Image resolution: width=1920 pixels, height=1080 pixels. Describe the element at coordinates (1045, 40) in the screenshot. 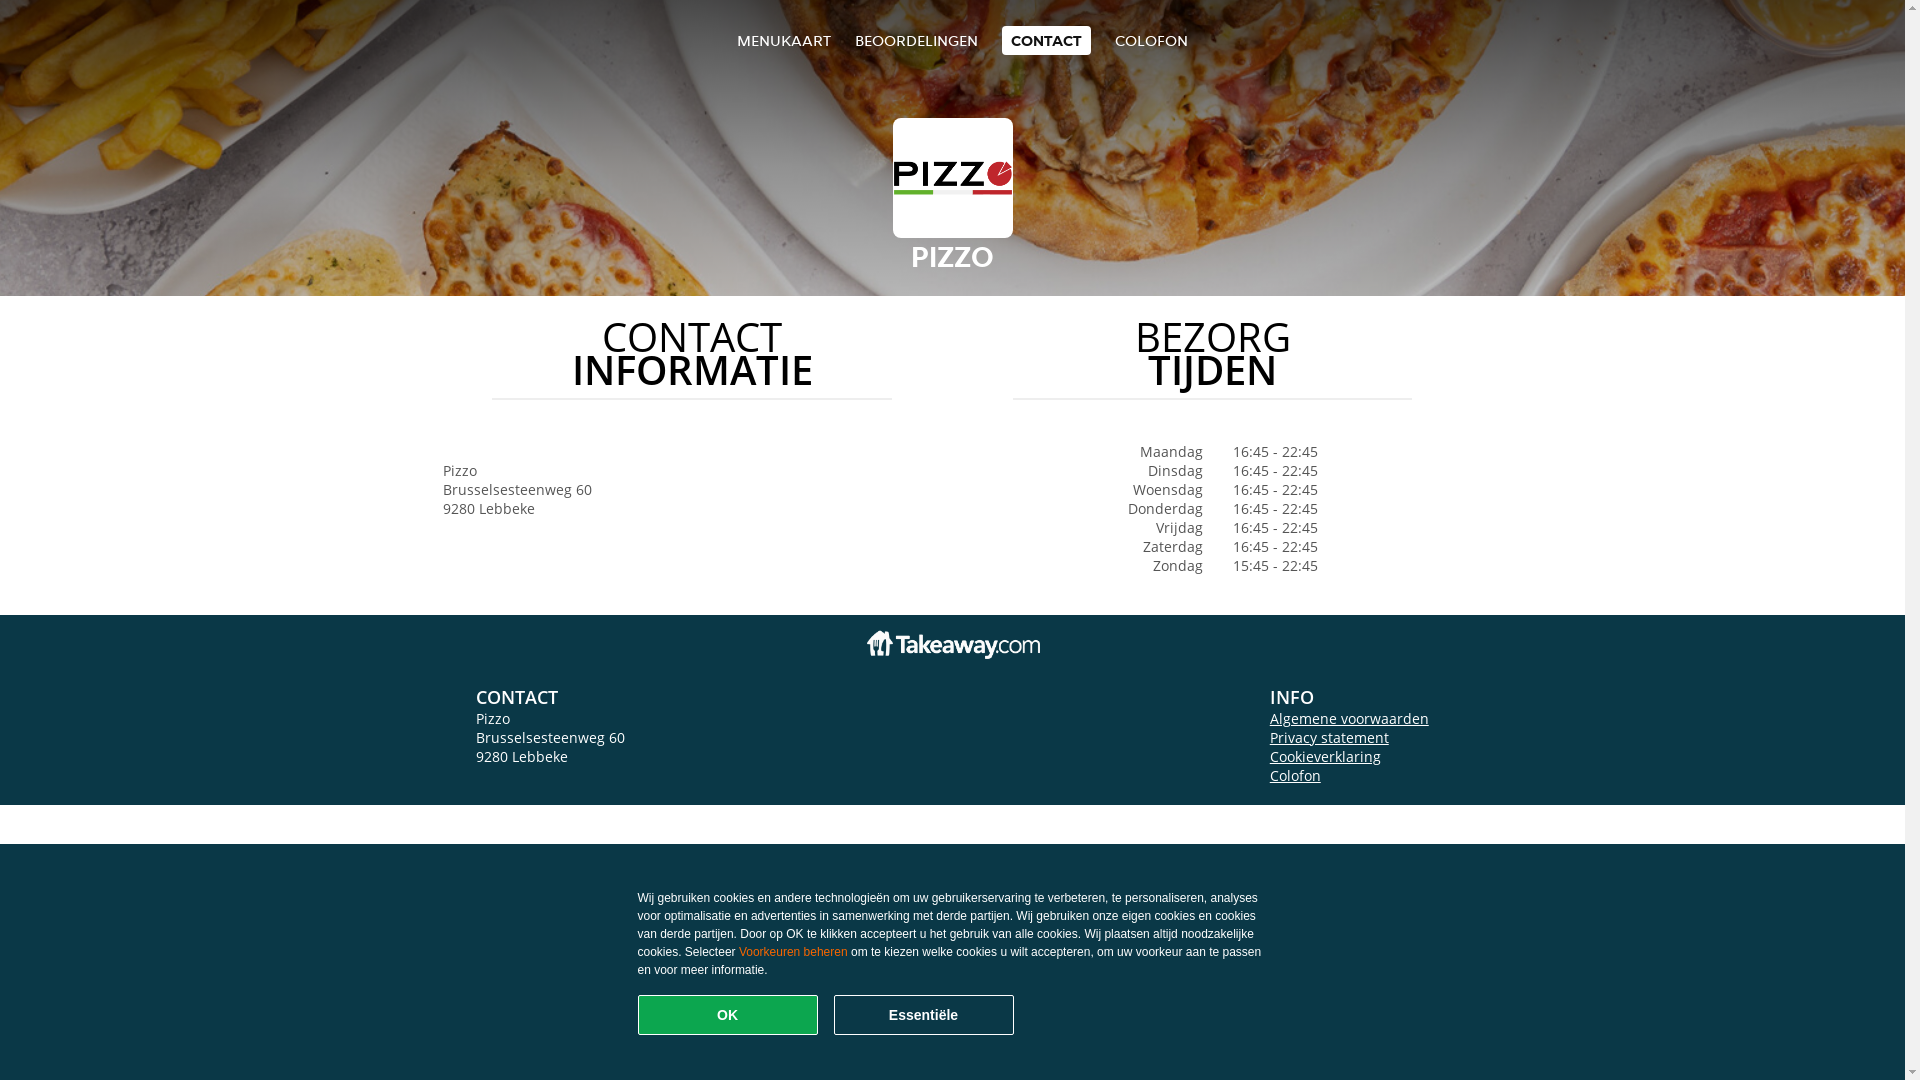

I see `'CONTACT'` at that location.